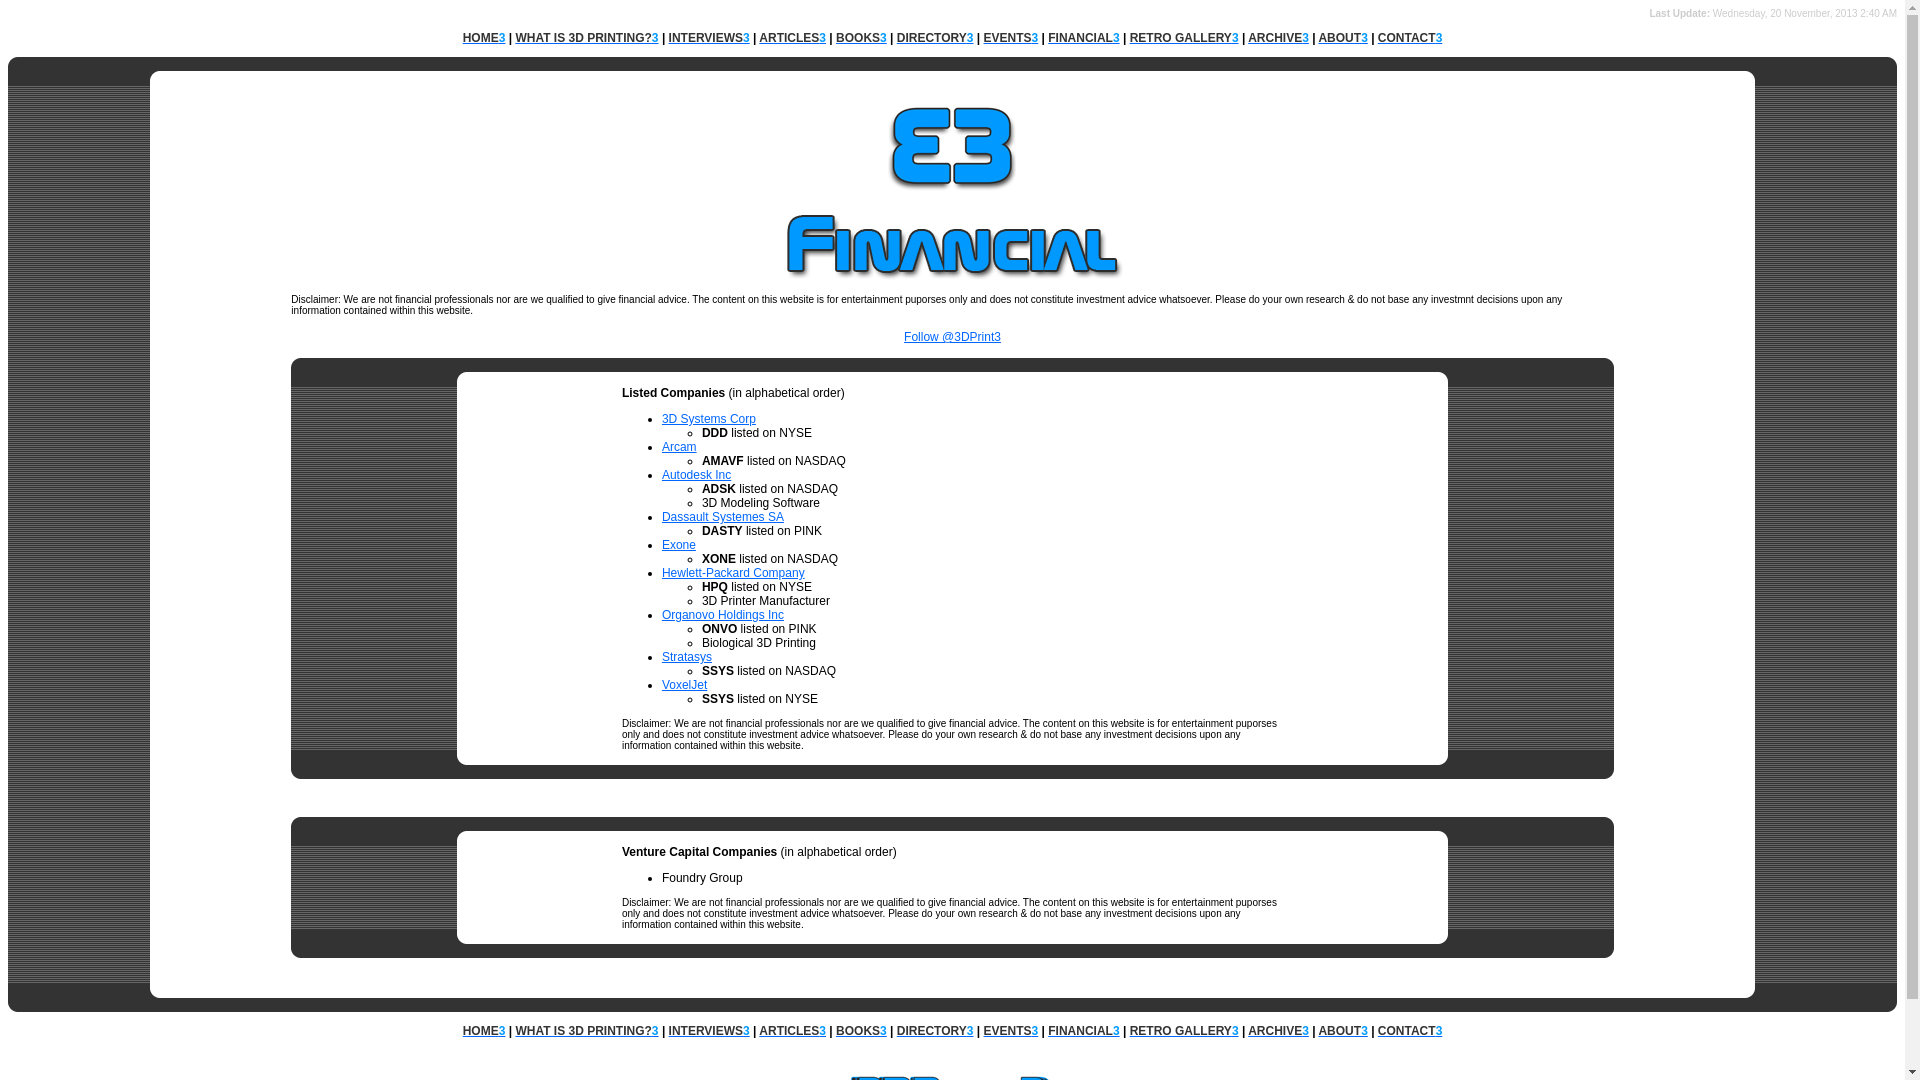  What do you see at coordinates (1082, 38) in the screenshot?
I see `'FINANCIAL3'` at bounding box center [1082, 38].